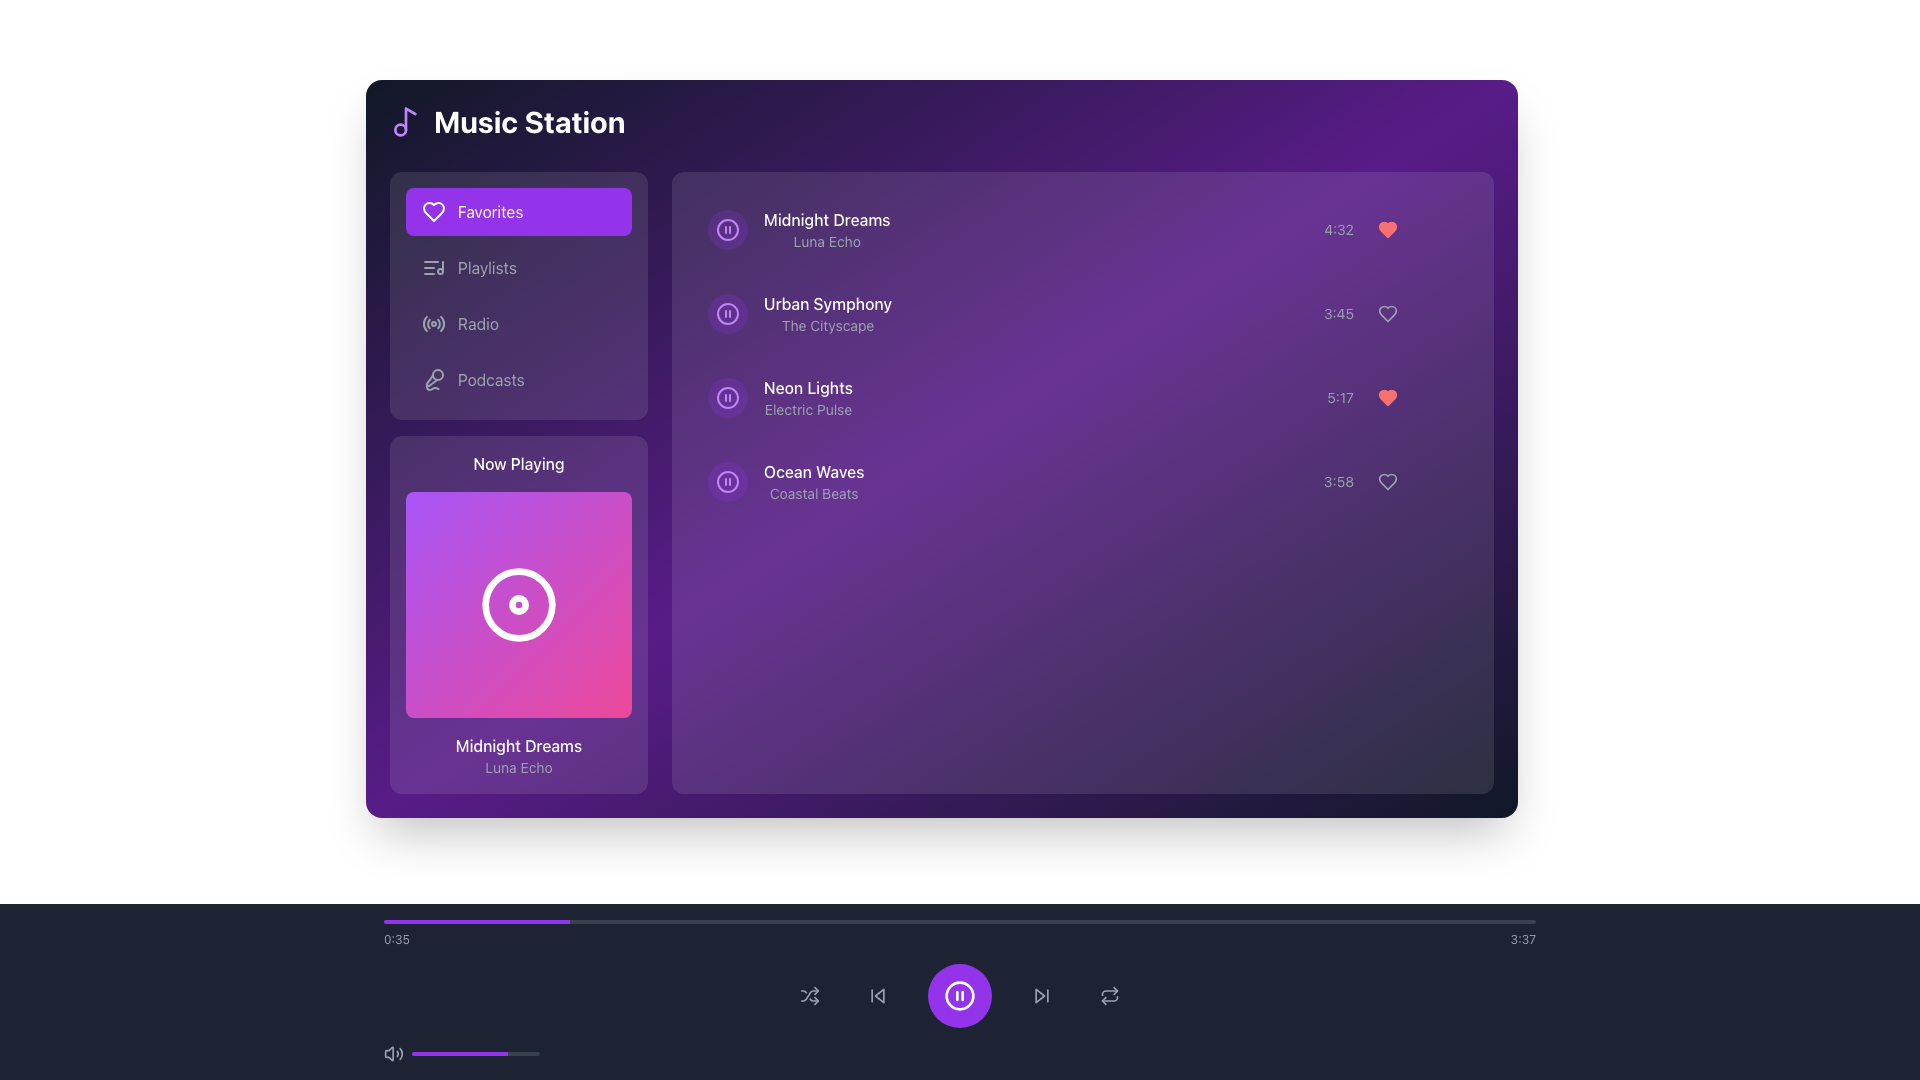 The image size is (1920, 1080). Describe the element at coordinates (1264, 921) in the screenshot. I see `playback position` at that location.